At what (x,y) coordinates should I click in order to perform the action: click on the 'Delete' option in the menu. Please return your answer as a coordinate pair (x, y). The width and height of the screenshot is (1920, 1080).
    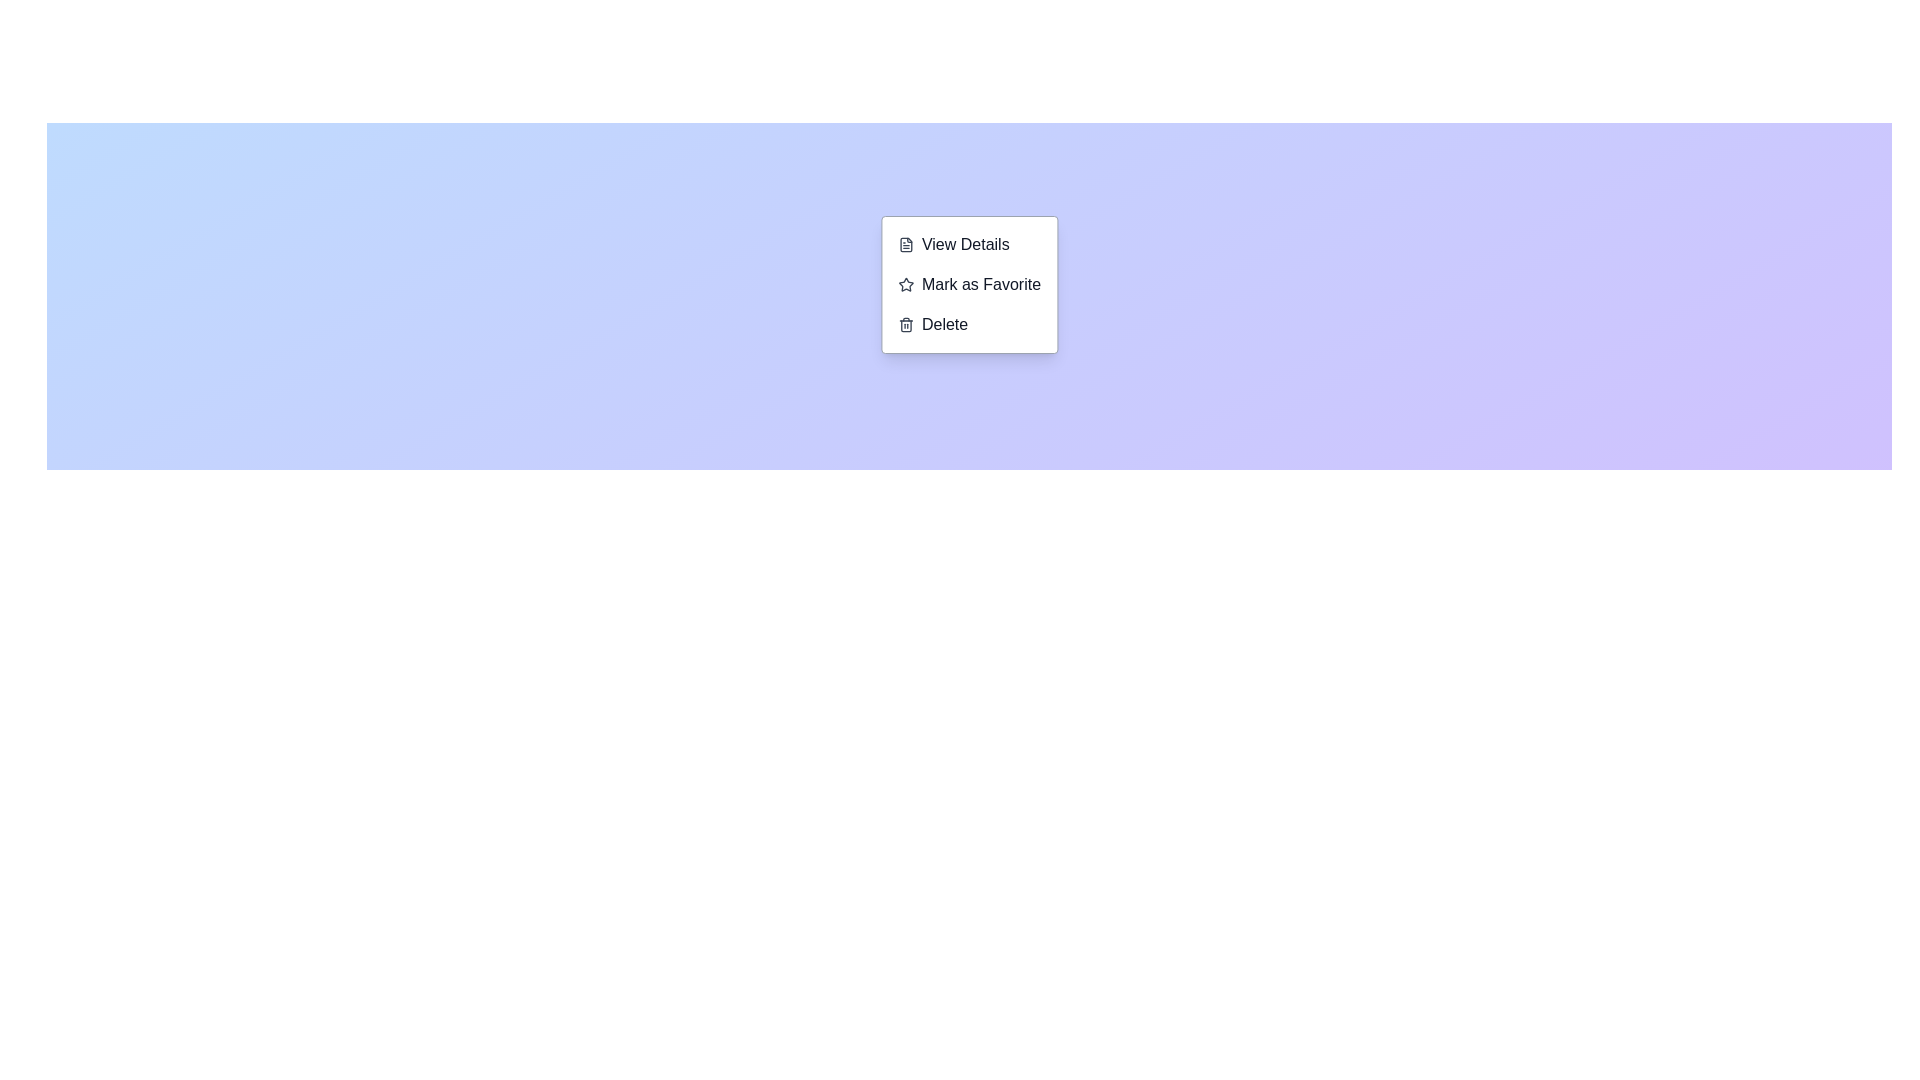
    Looking at the image, I should click on (969, 323).